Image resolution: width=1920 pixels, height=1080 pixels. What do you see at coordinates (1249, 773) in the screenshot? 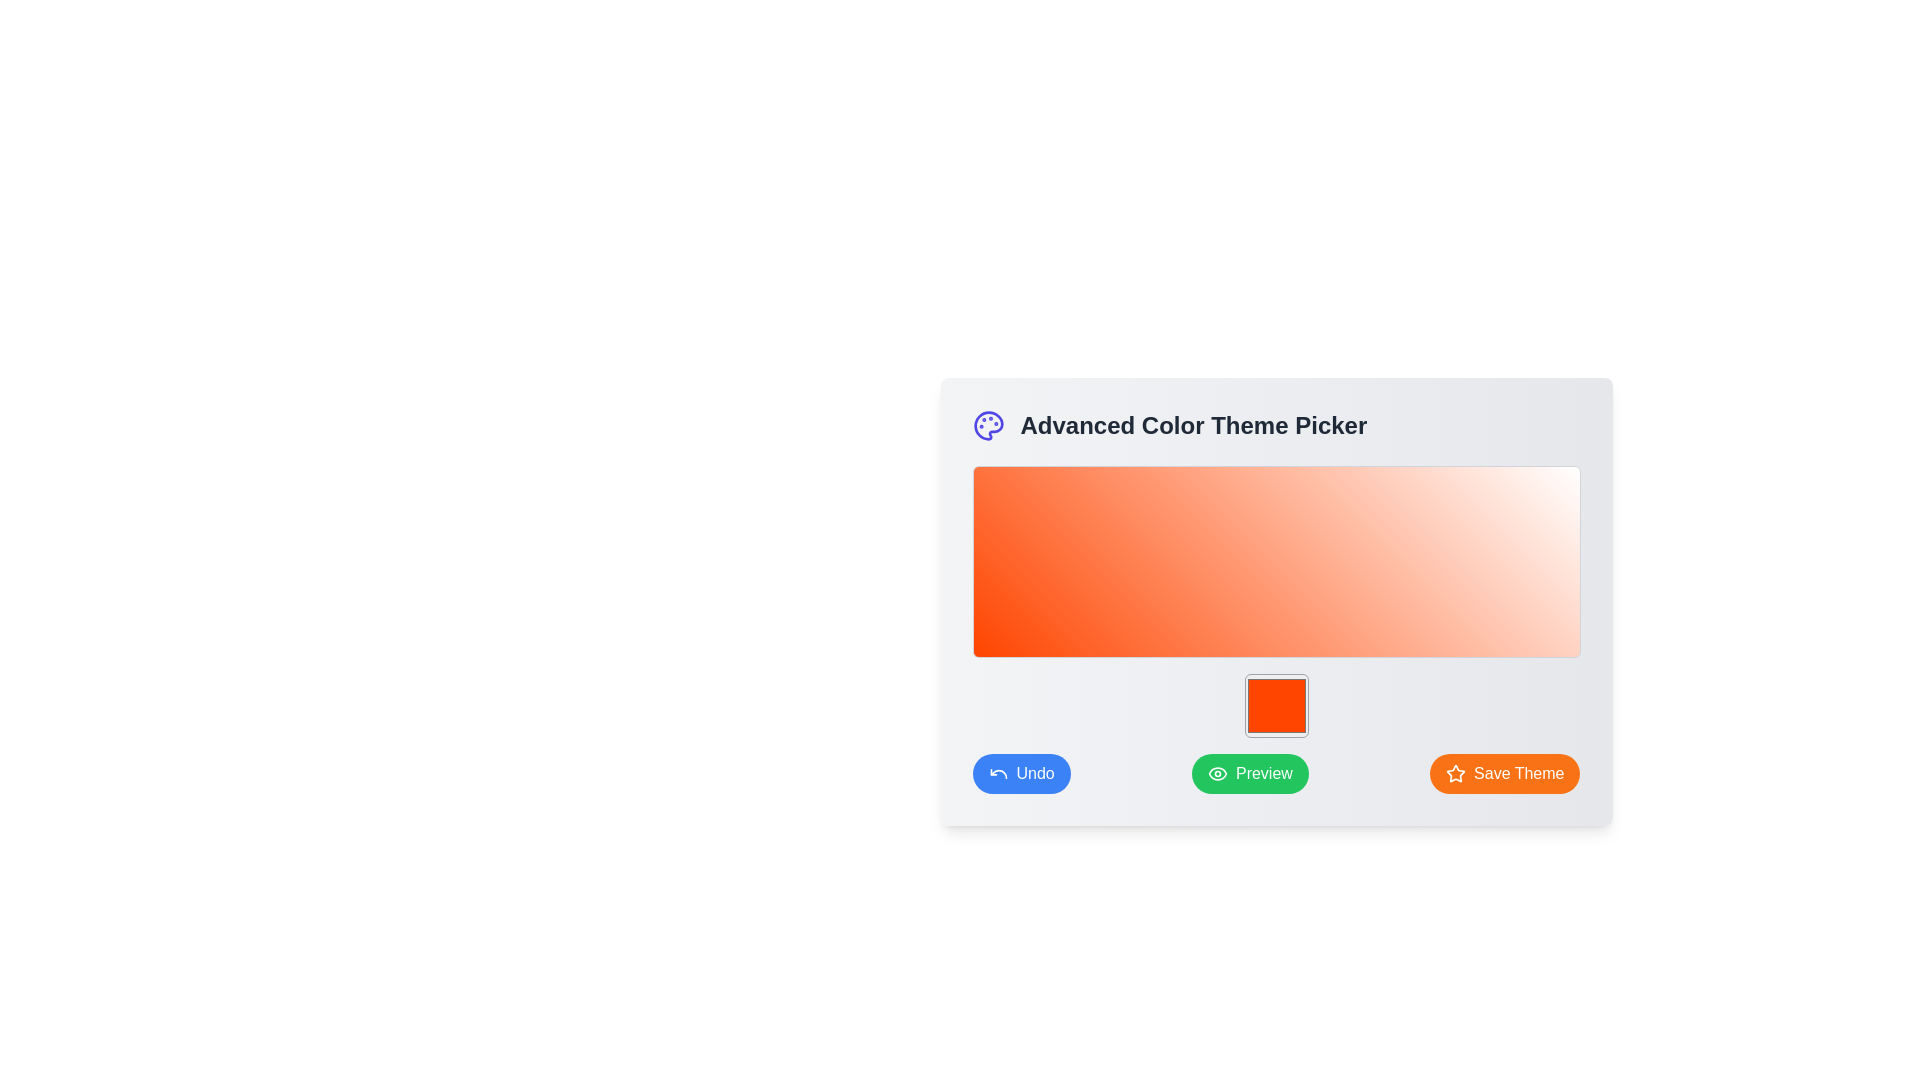
I see `the oval-shaped 'Preview' button with a green background and white text` at bounding box center [1249, 773].